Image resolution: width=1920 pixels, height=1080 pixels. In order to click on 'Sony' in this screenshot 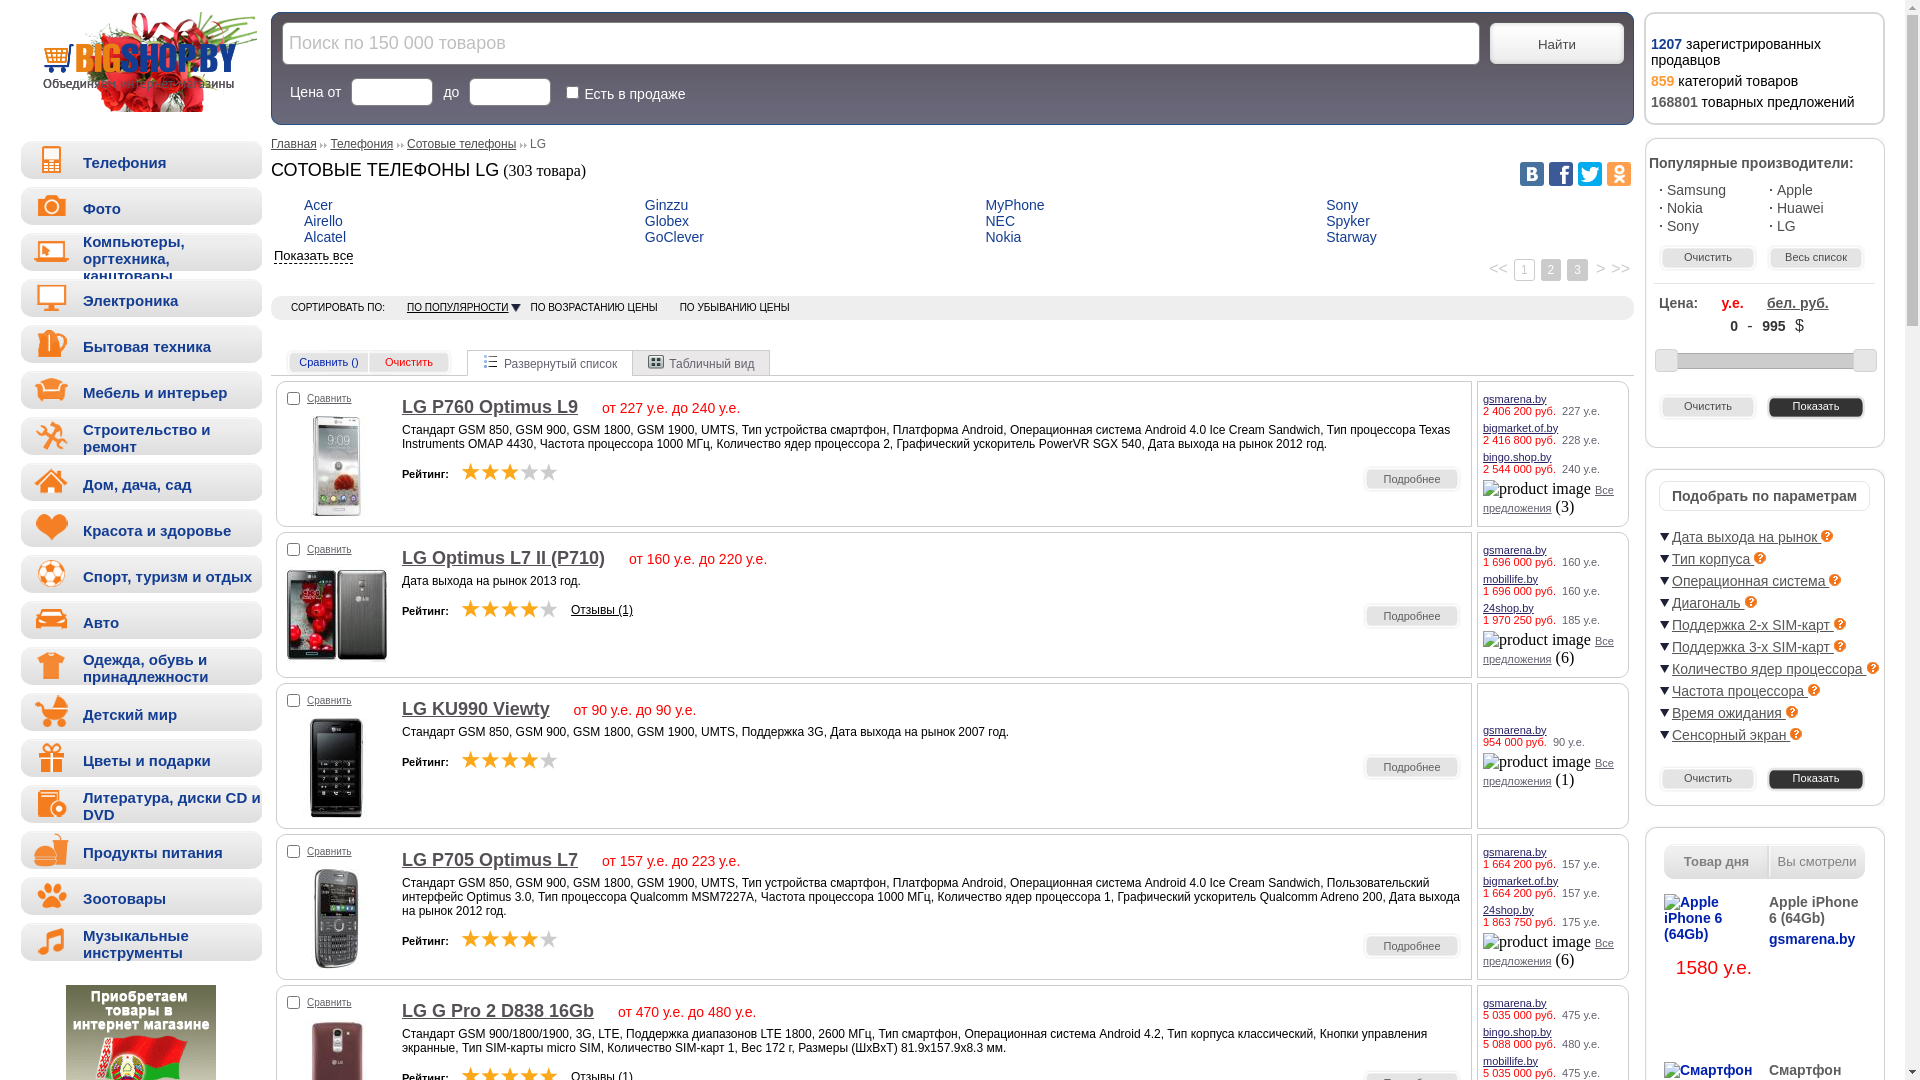, I will do `click(1707, 225)`.